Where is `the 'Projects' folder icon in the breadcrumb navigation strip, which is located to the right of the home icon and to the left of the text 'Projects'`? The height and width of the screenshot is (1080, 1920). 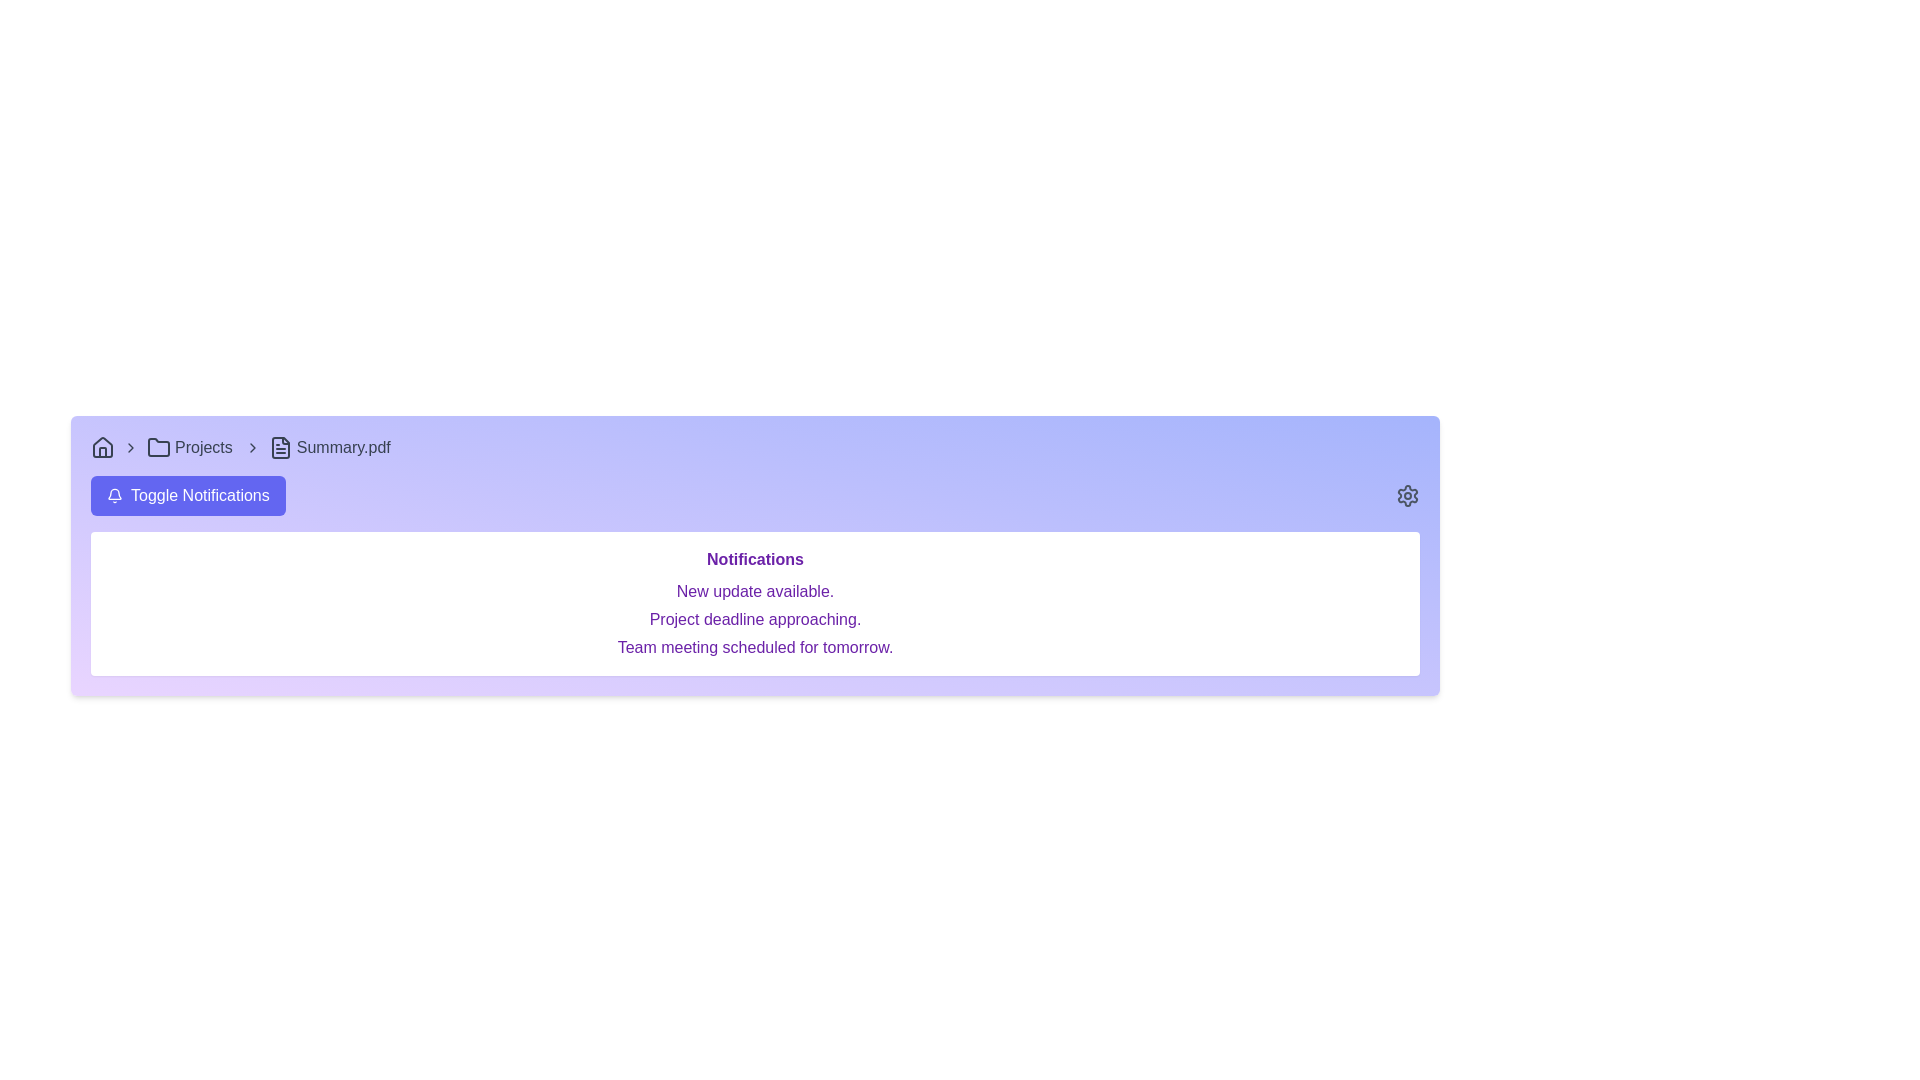
the 'Projects' folder icon in the breadcrumb navigation strip, which is located to the right of the home icon and to the left of the text 'Projects' is located at coordinates (157, 446).